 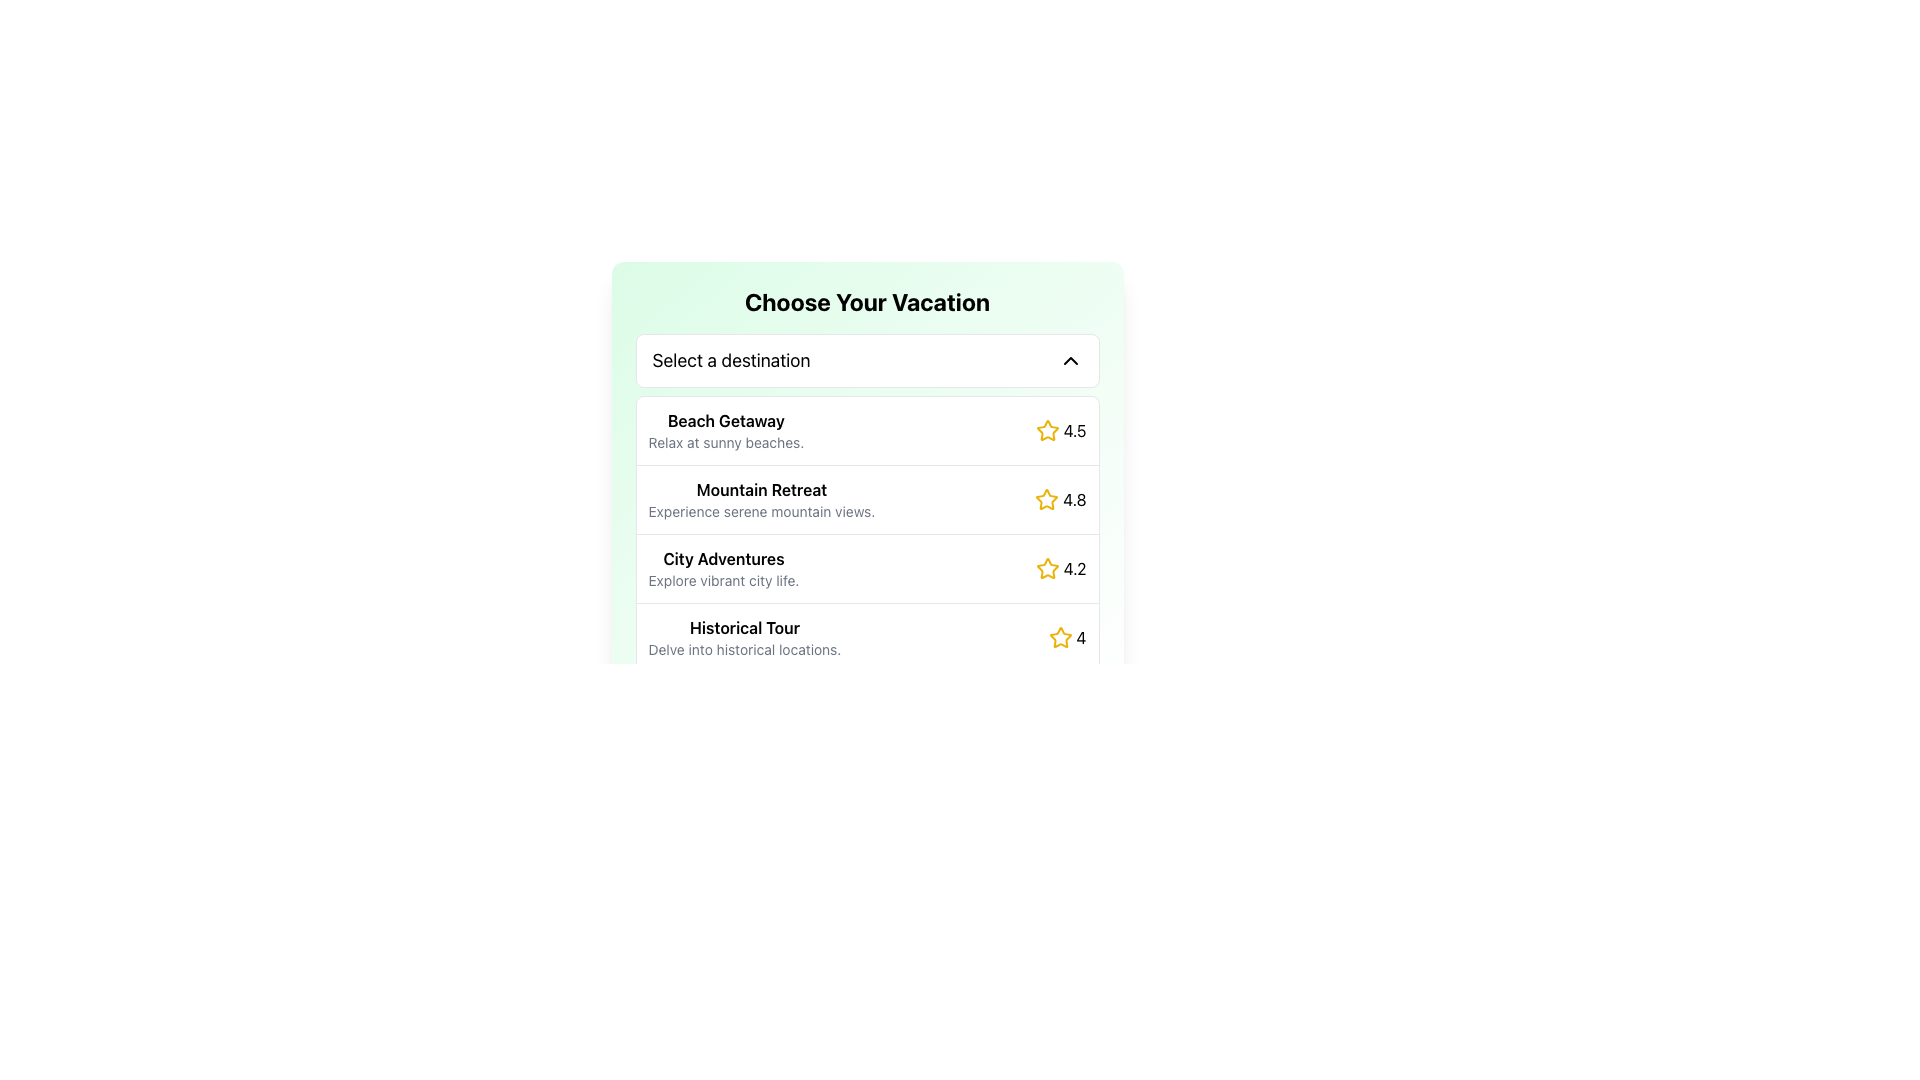 What do you see at coordinates (1074, 569) in the screenshot?
I see `the rating score text for the 'City Adventures' destination, which is the third element in a vertical list aligned with a star icon` at bounding box center [1074, 569].